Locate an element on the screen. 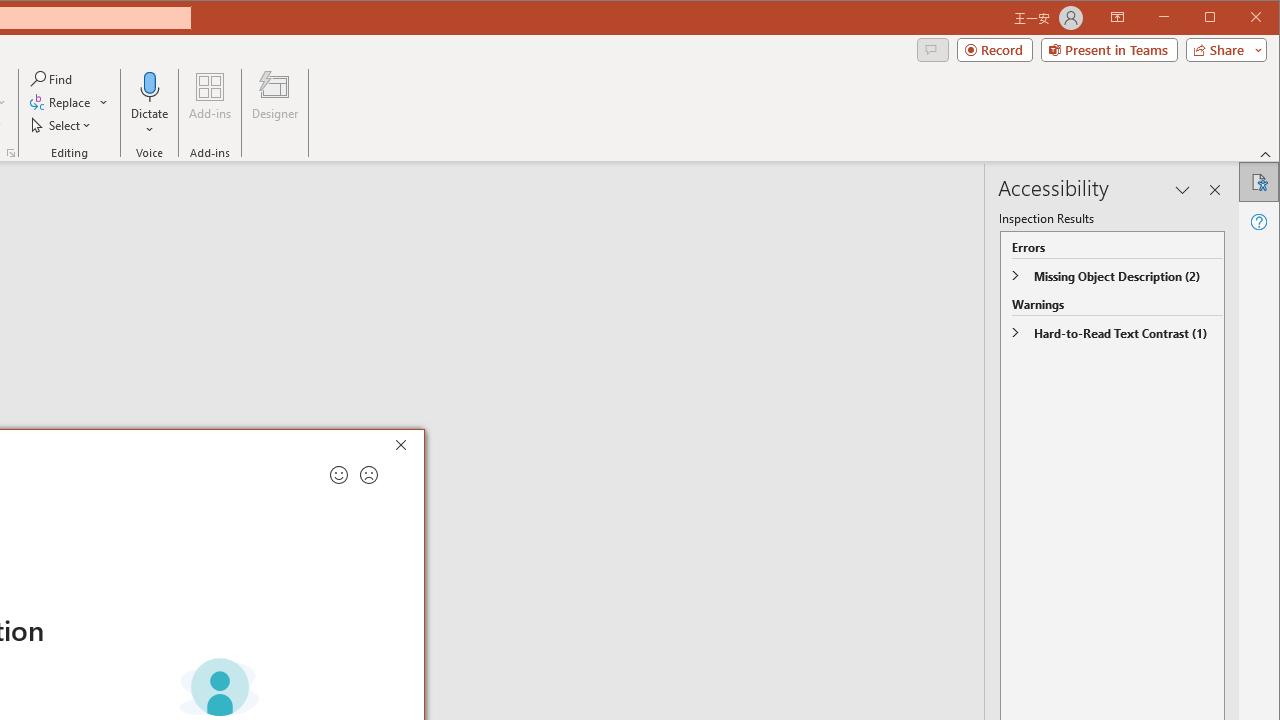  'Send a frown for feedback' is located at coordinates (369, 475).